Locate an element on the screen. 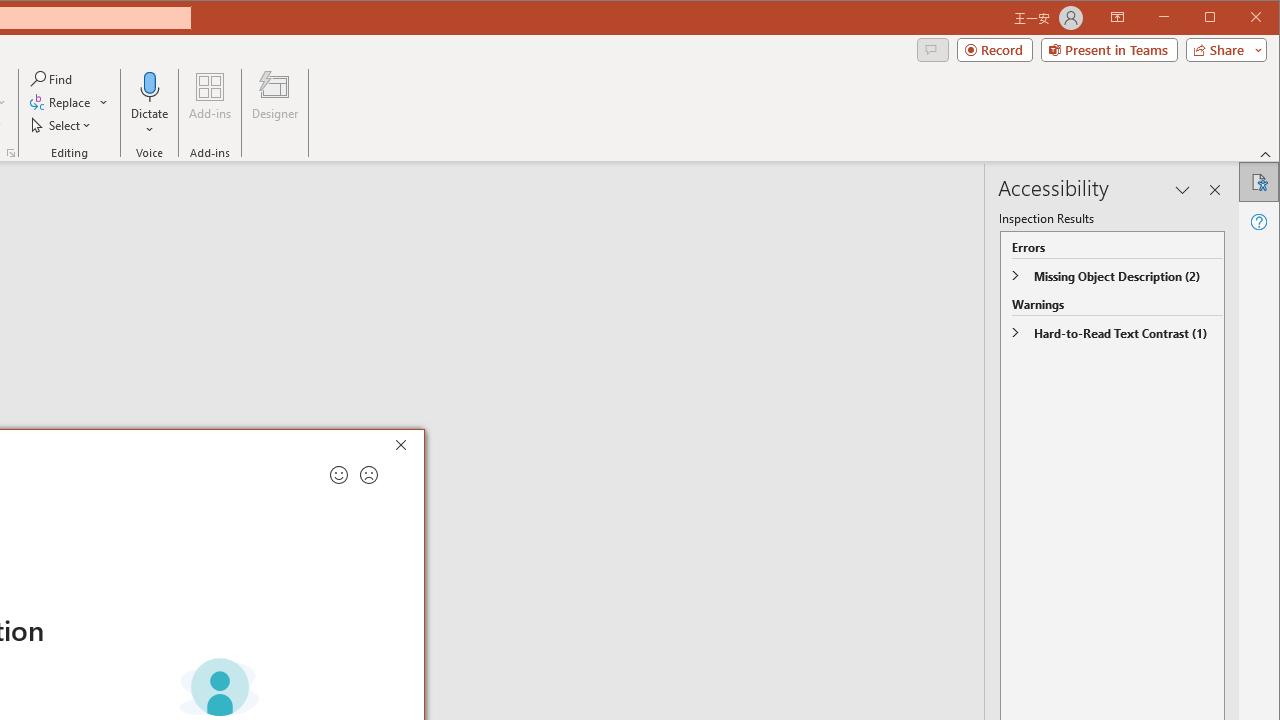  'Send a frown for feedback' is located at coordinates (369, 475).